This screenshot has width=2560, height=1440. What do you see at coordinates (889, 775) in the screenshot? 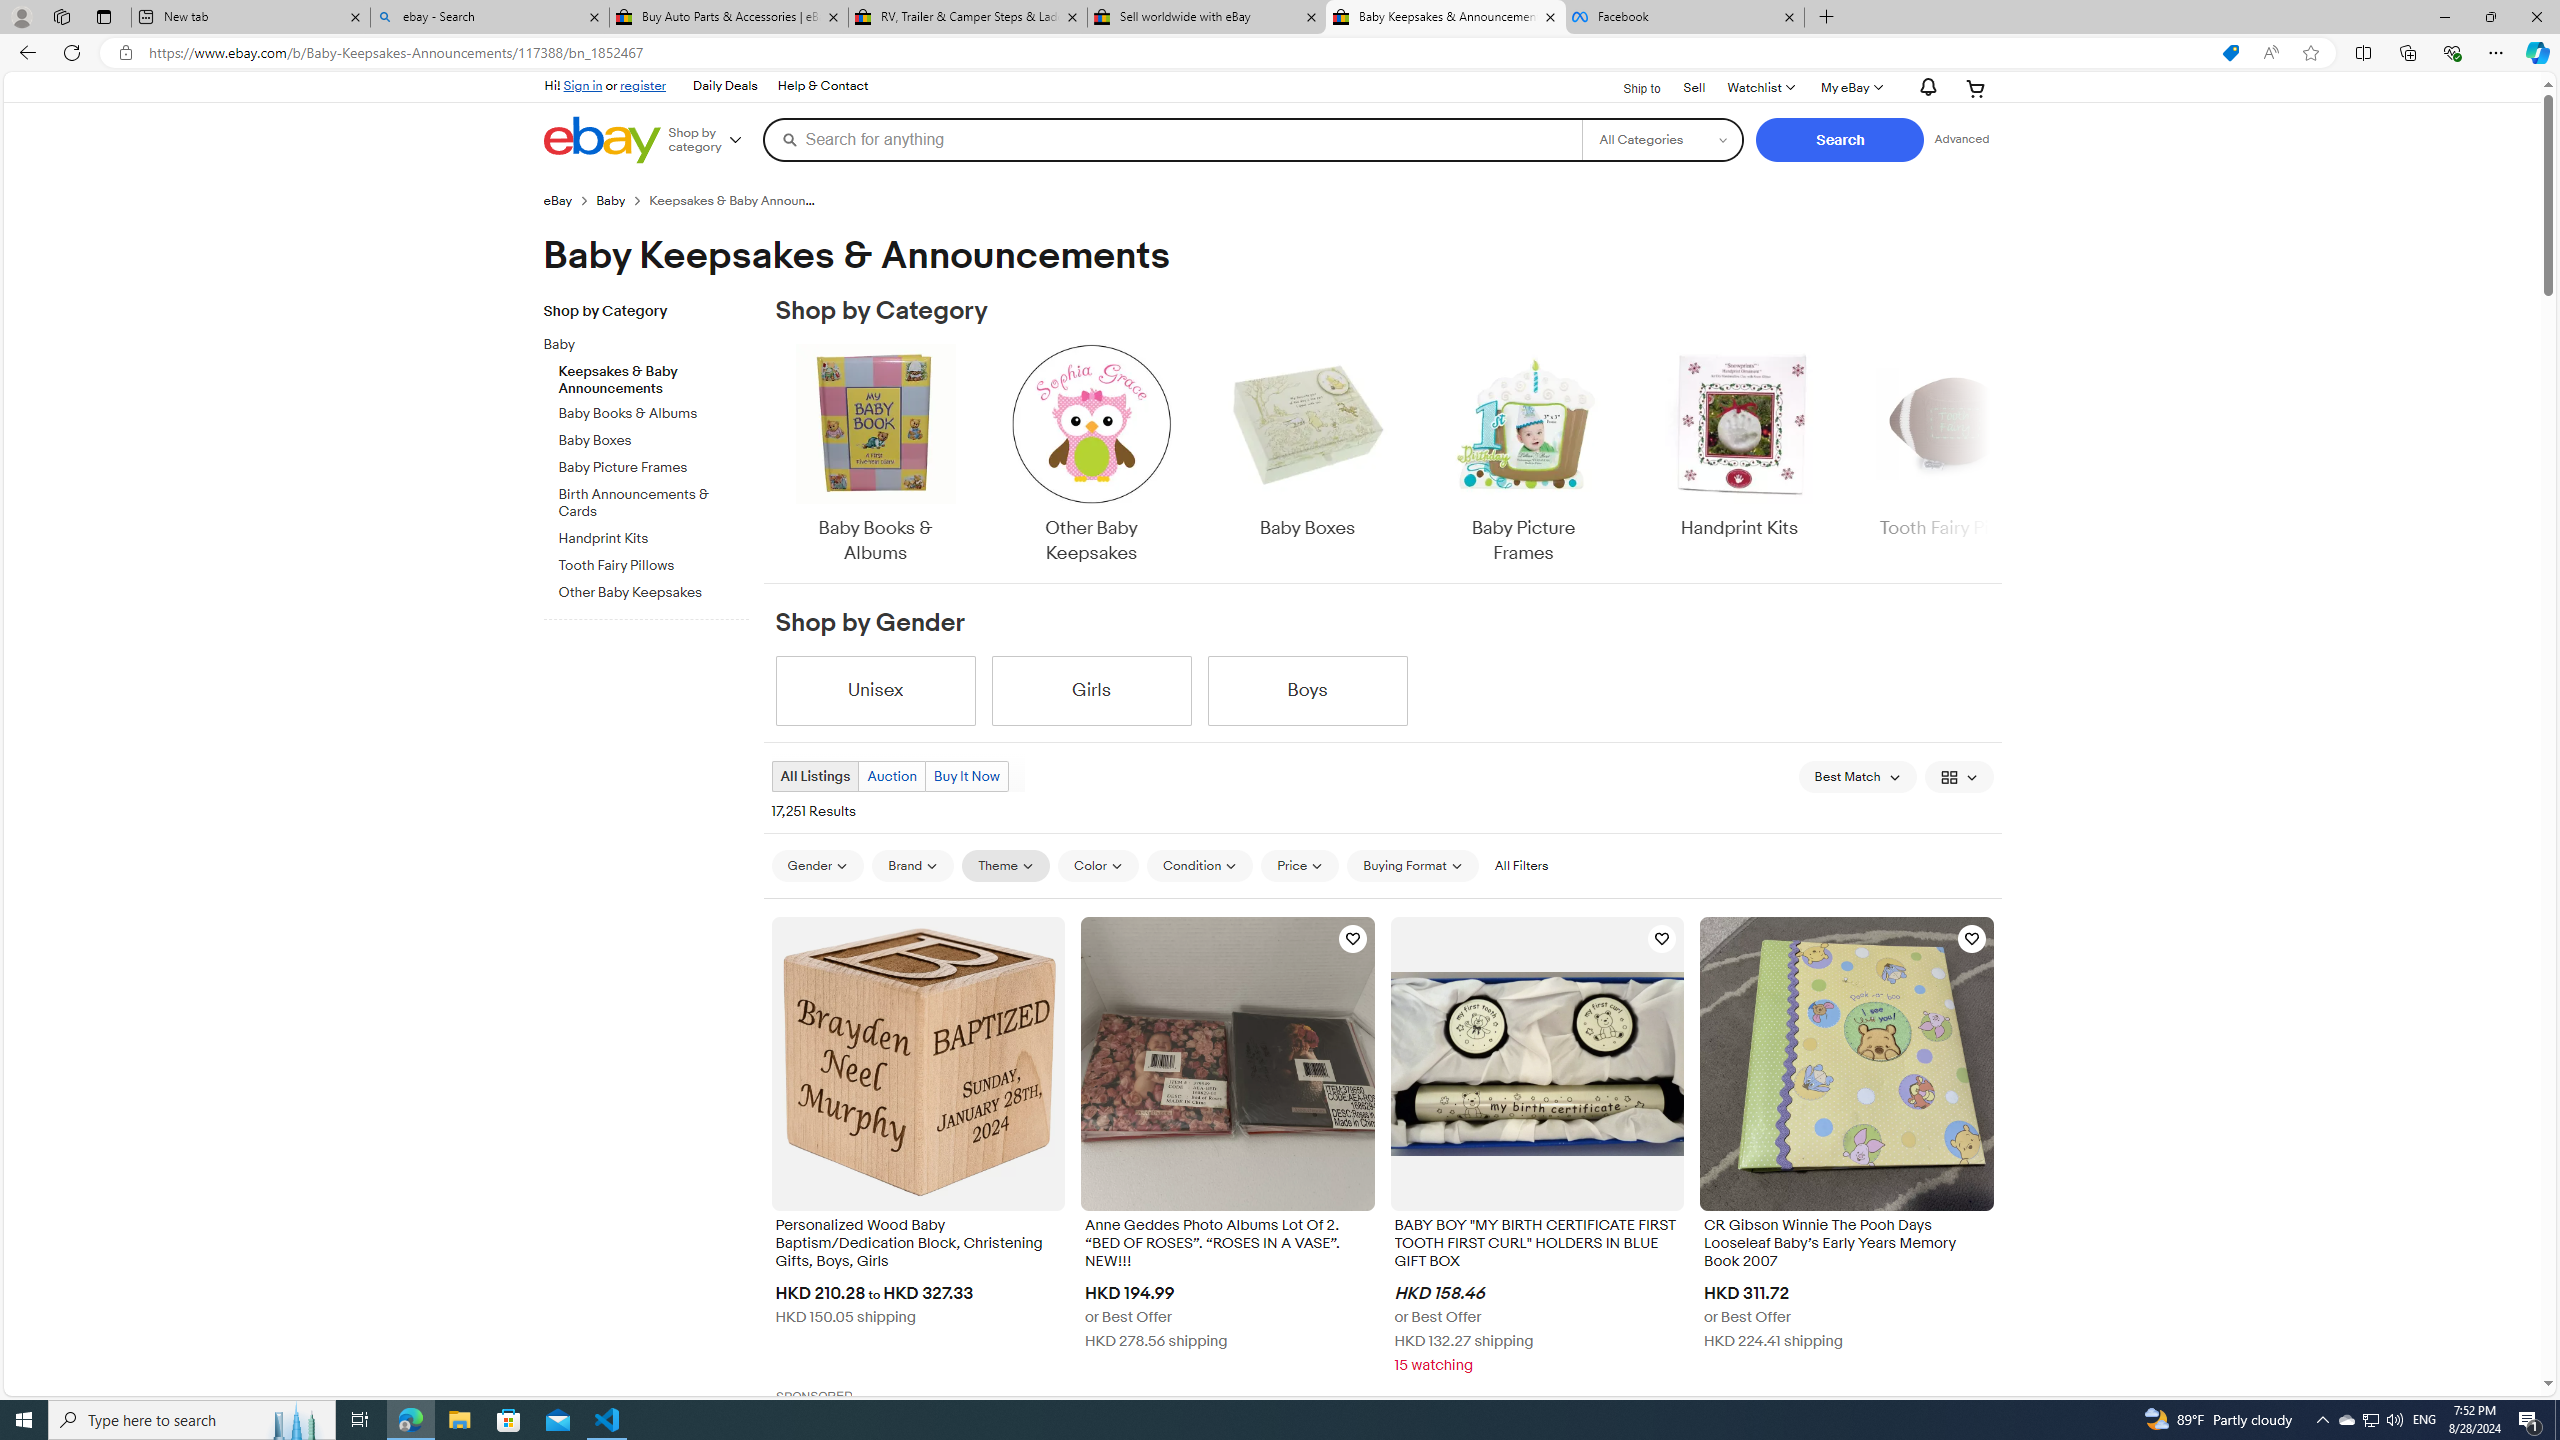
I see `'Auction'` at bounding box center [889, 775].